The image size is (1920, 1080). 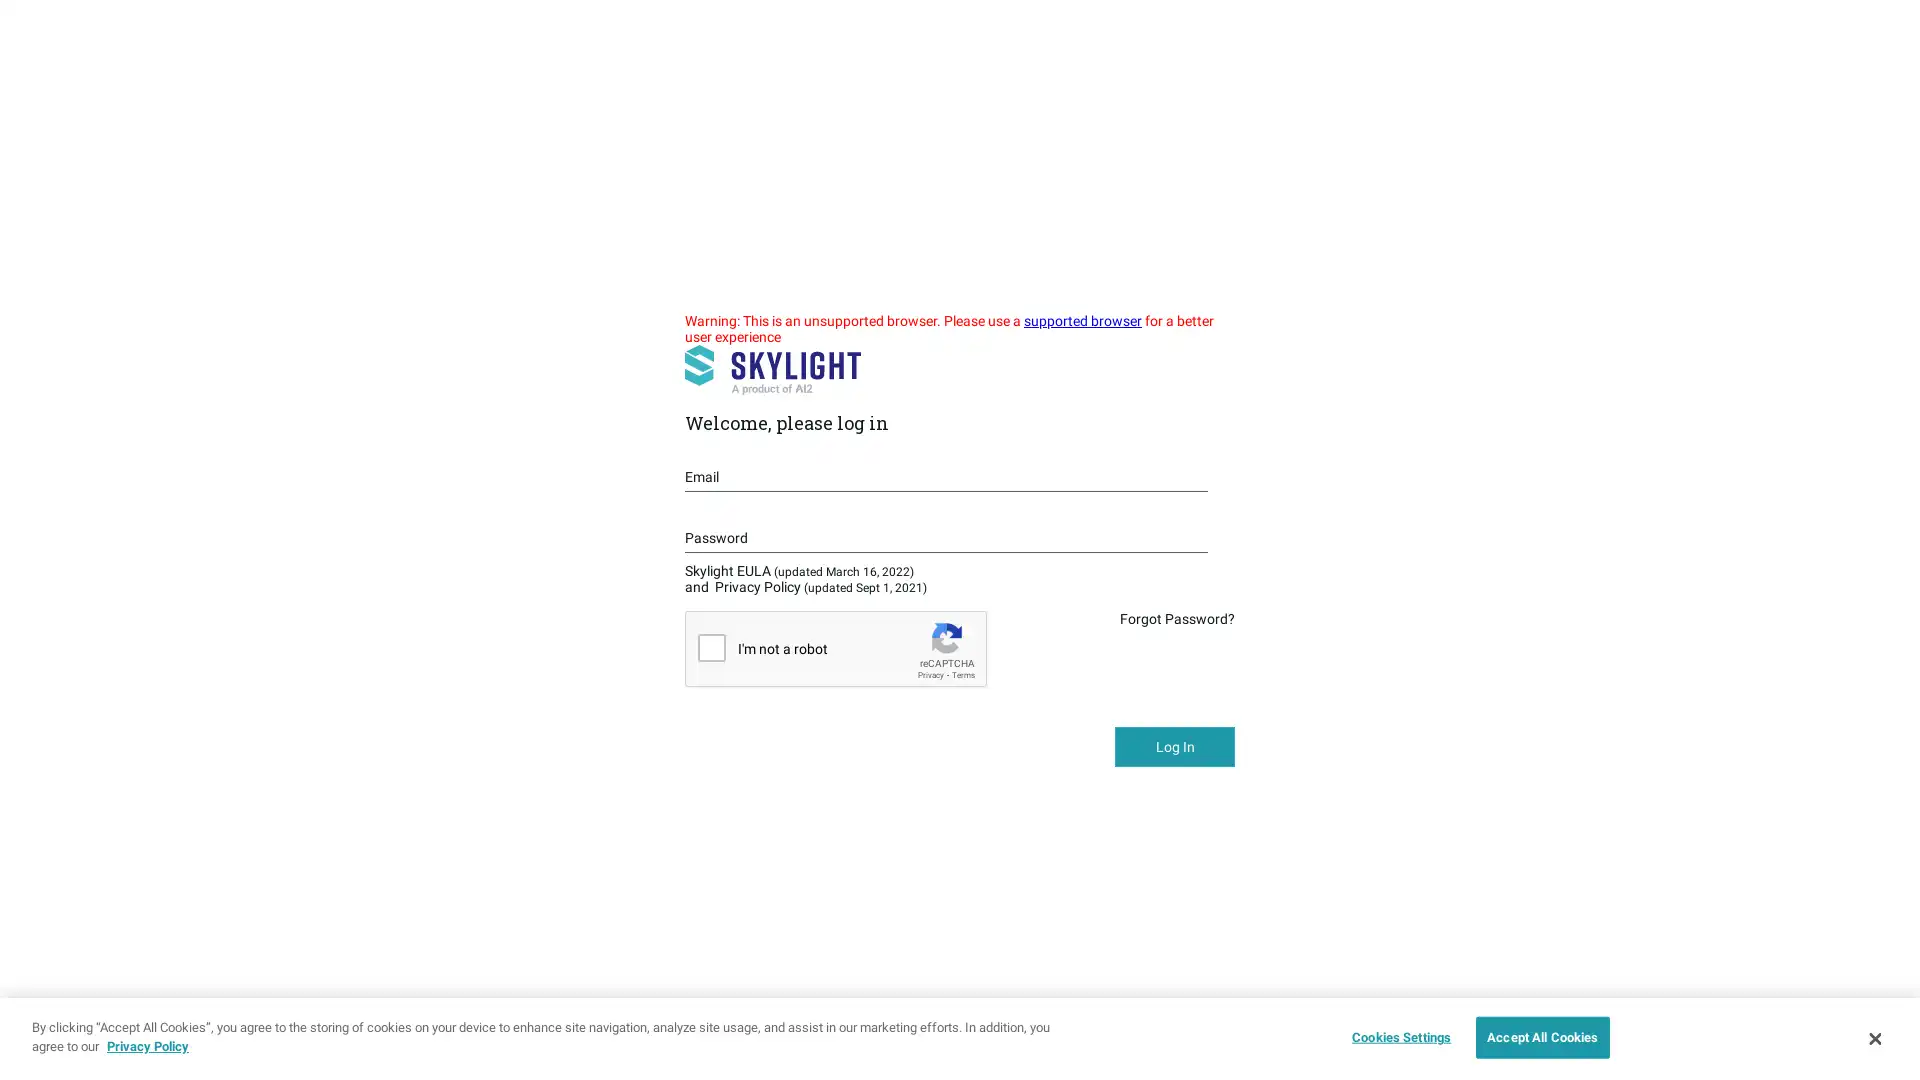 What do you see at coordinates (1541, 1036) in the screenshot?
I see `Accept All Cookies` at bounding box center [1541, 1036].